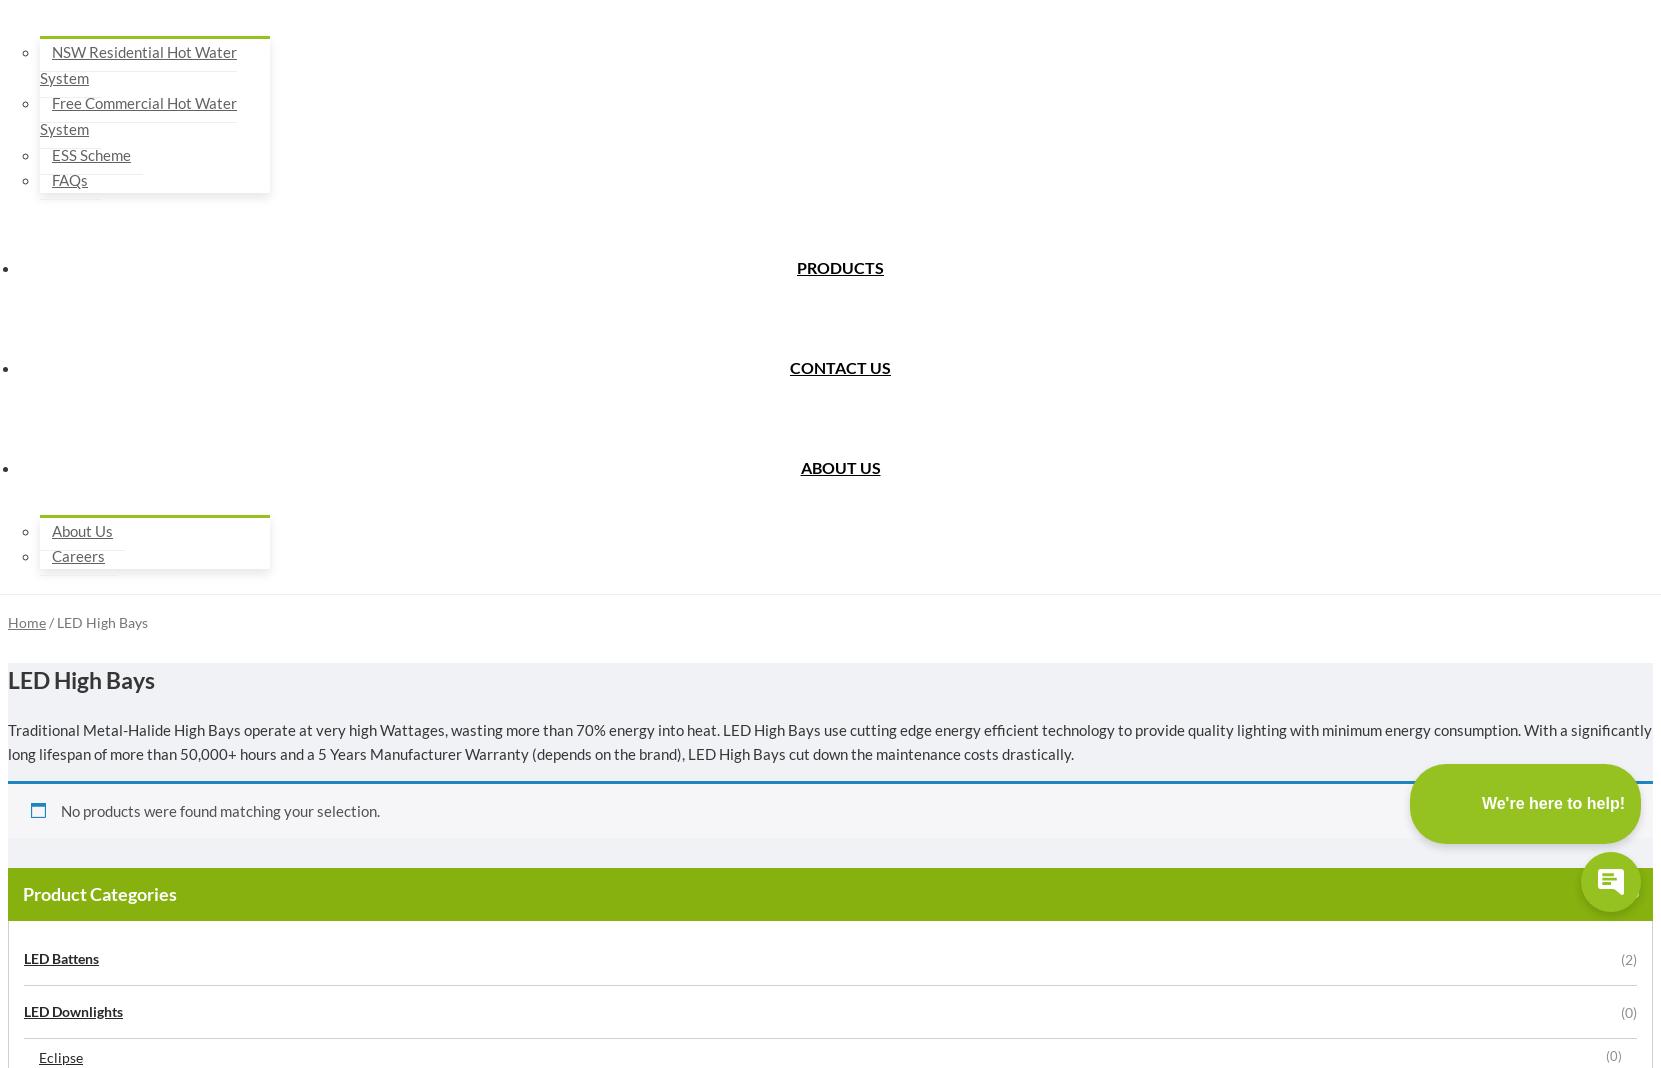 The width and height of the screenshot is (1661, 1068). What do you see at coordinates (1628, 958) in the screenshot?
I see `'(2)'` at bounding box center [1628, 958].